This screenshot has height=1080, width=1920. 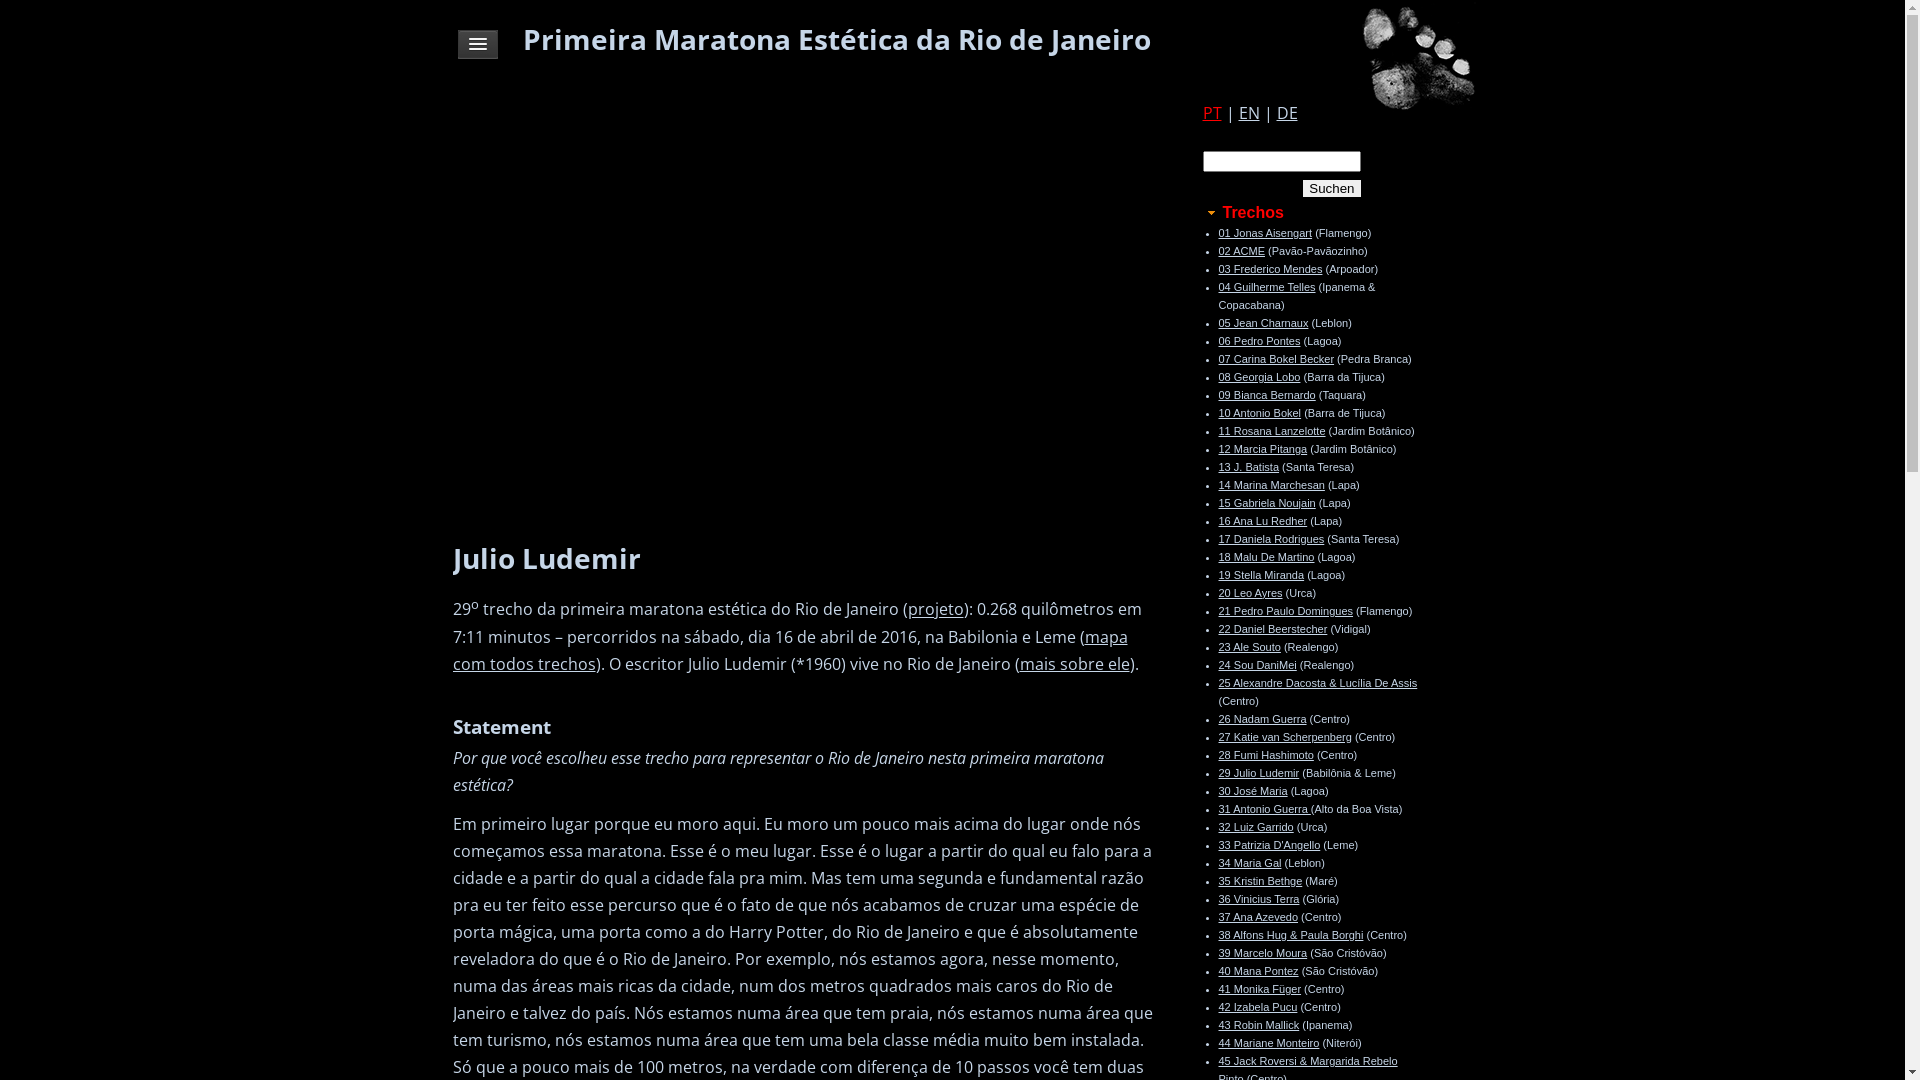 What do you see at coordinates (1217, 447) in the screenshot?
I see `'12 Marcia Pitanga'` at bounding box center [1217, 447].